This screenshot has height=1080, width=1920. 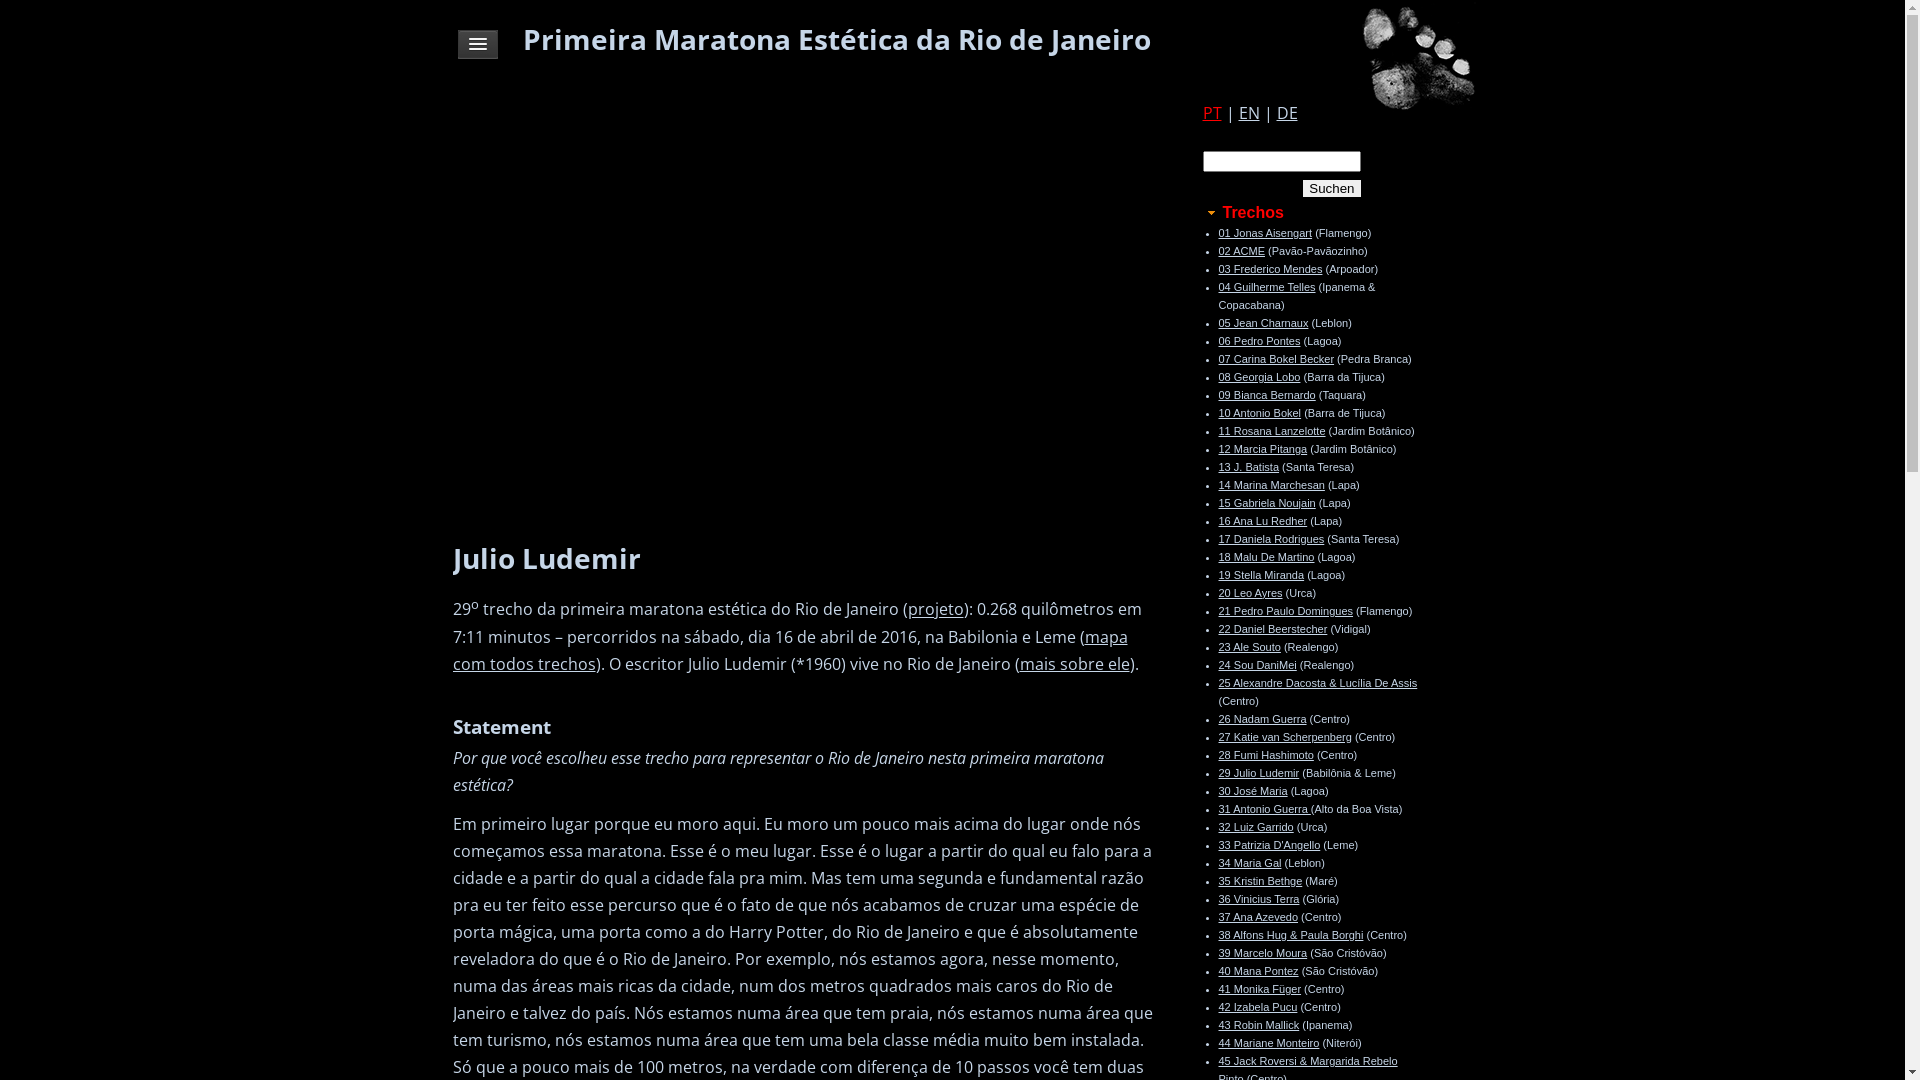 What do you see at coordinates (1217, 447) in the screenshot?
I see `'12 Marcia Pitanga'` at bounding box center [1217, 447].